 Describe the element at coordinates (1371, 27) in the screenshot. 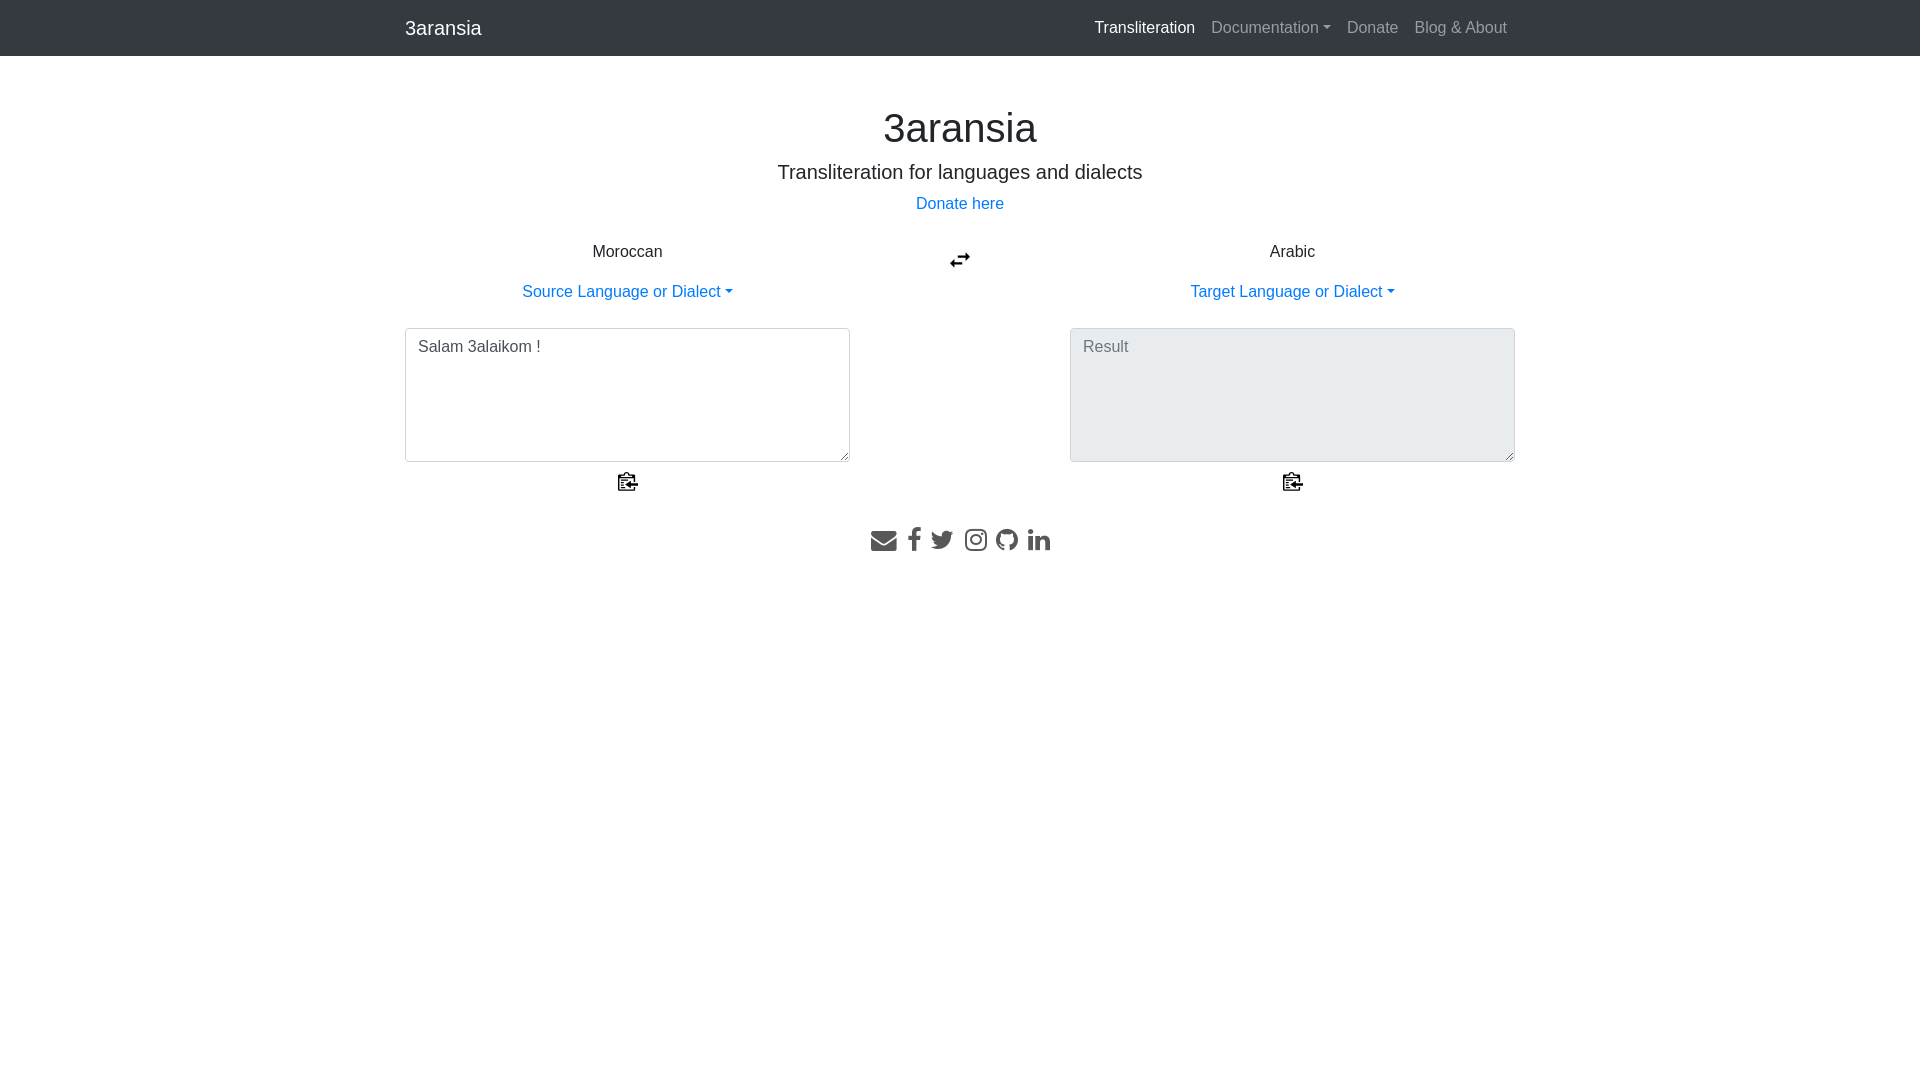

I see `'Donate'` at that location.